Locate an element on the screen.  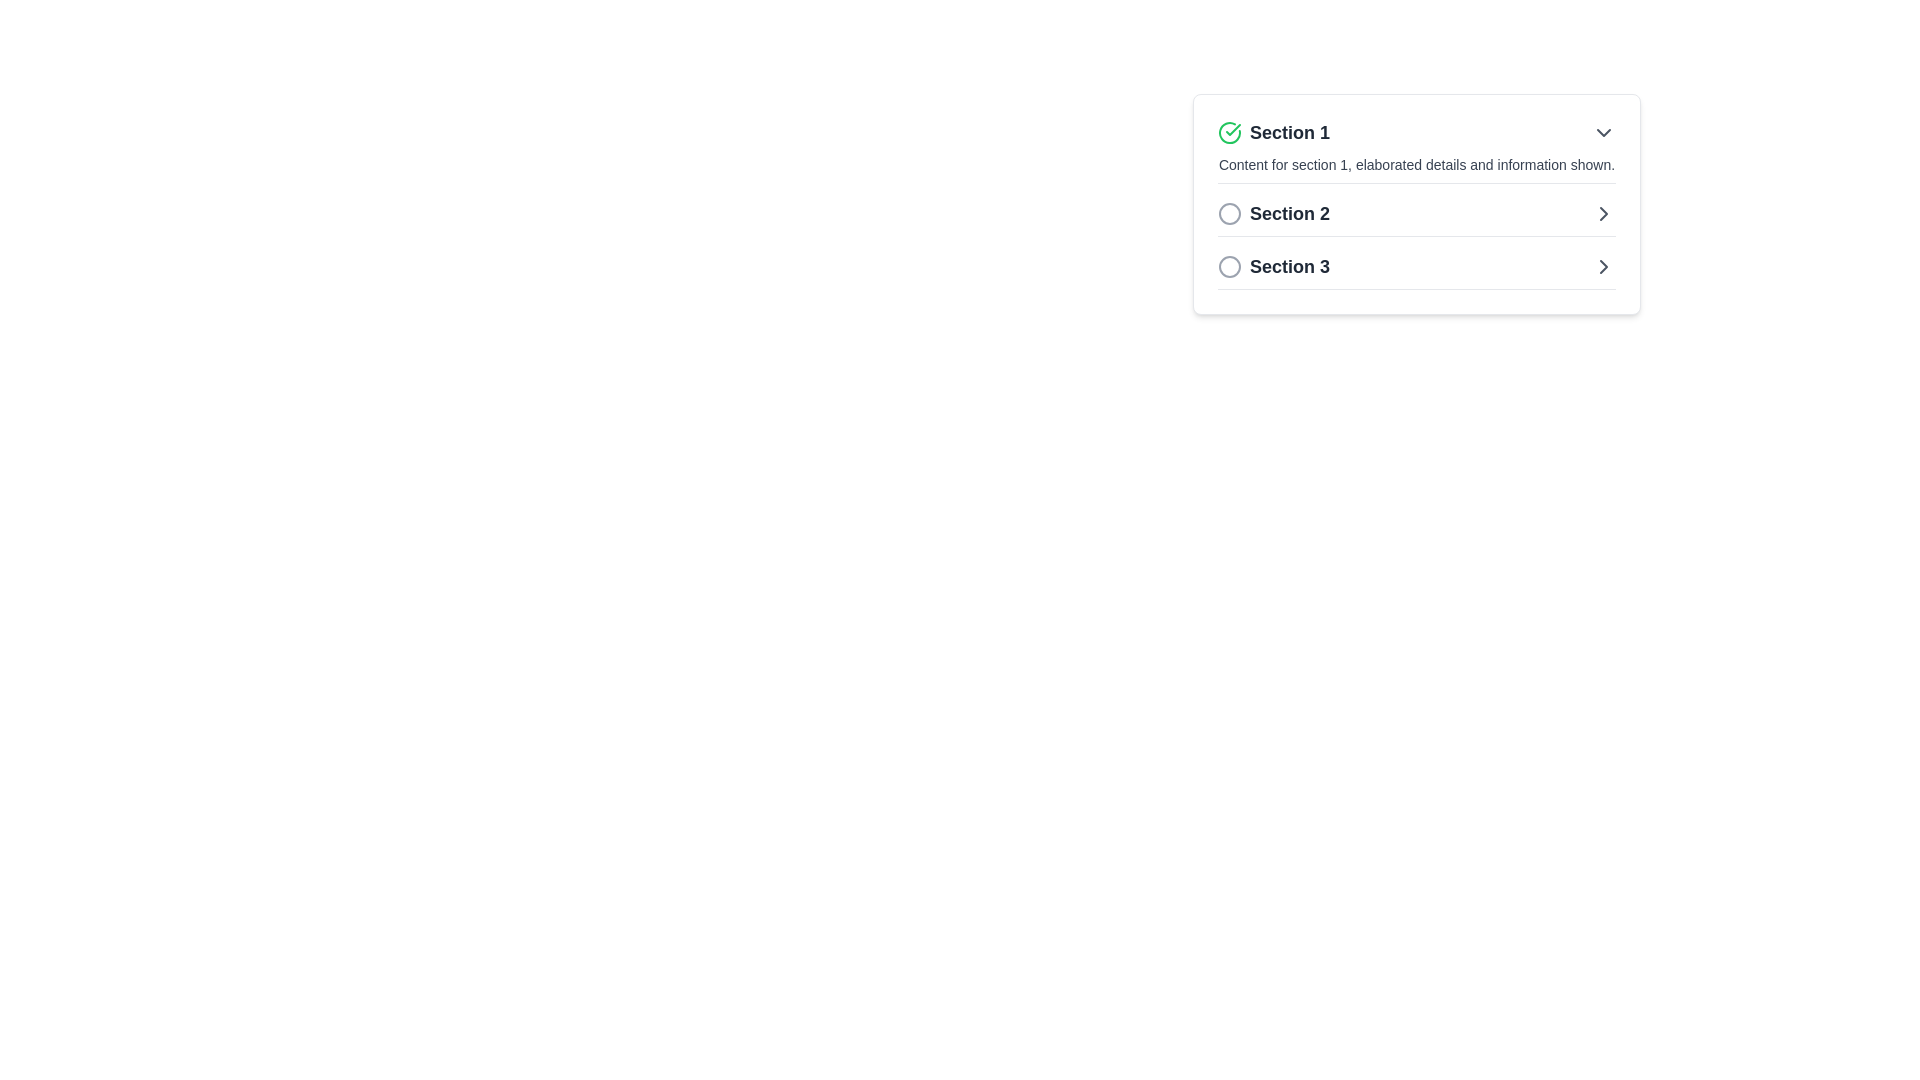
the text header labeled 'Section 2' is located at coordinates (1273, 213).